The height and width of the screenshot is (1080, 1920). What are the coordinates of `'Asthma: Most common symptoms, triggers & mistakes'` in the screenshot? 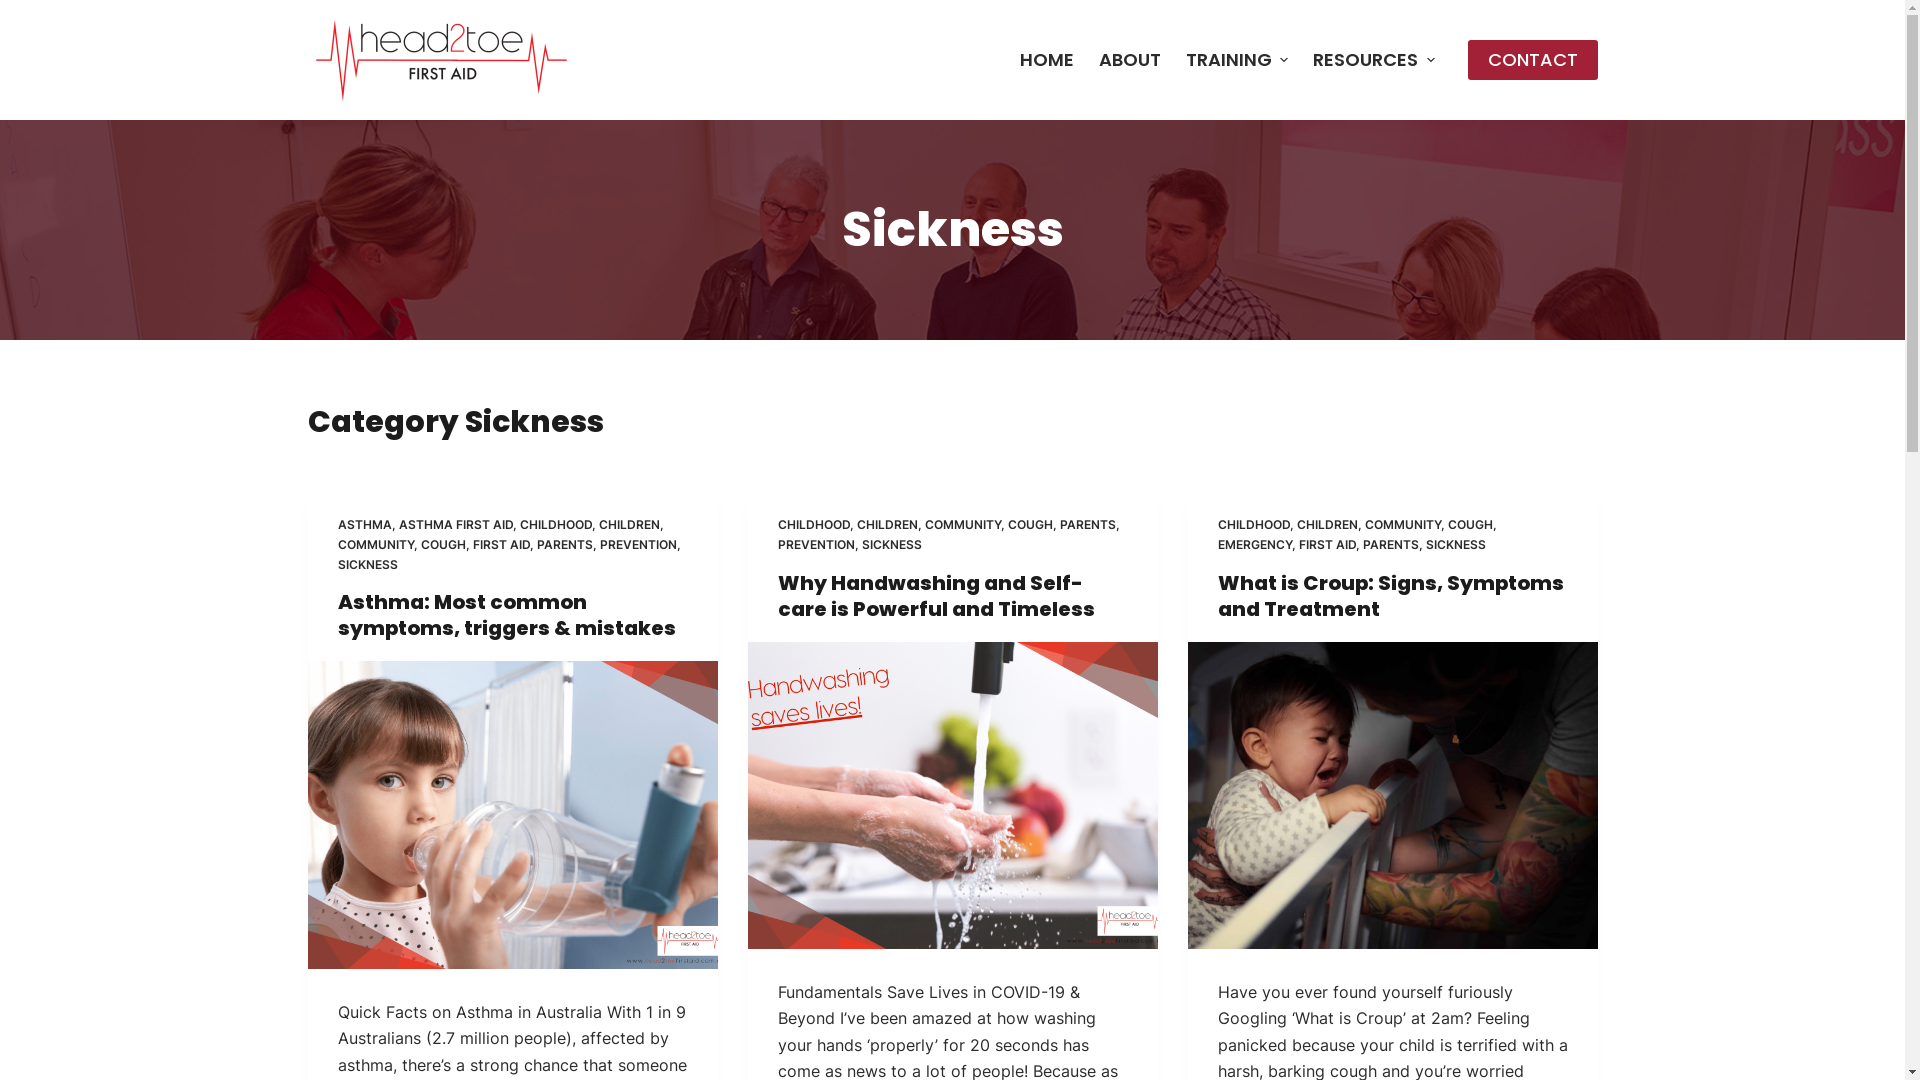 It's located at (507, 613).